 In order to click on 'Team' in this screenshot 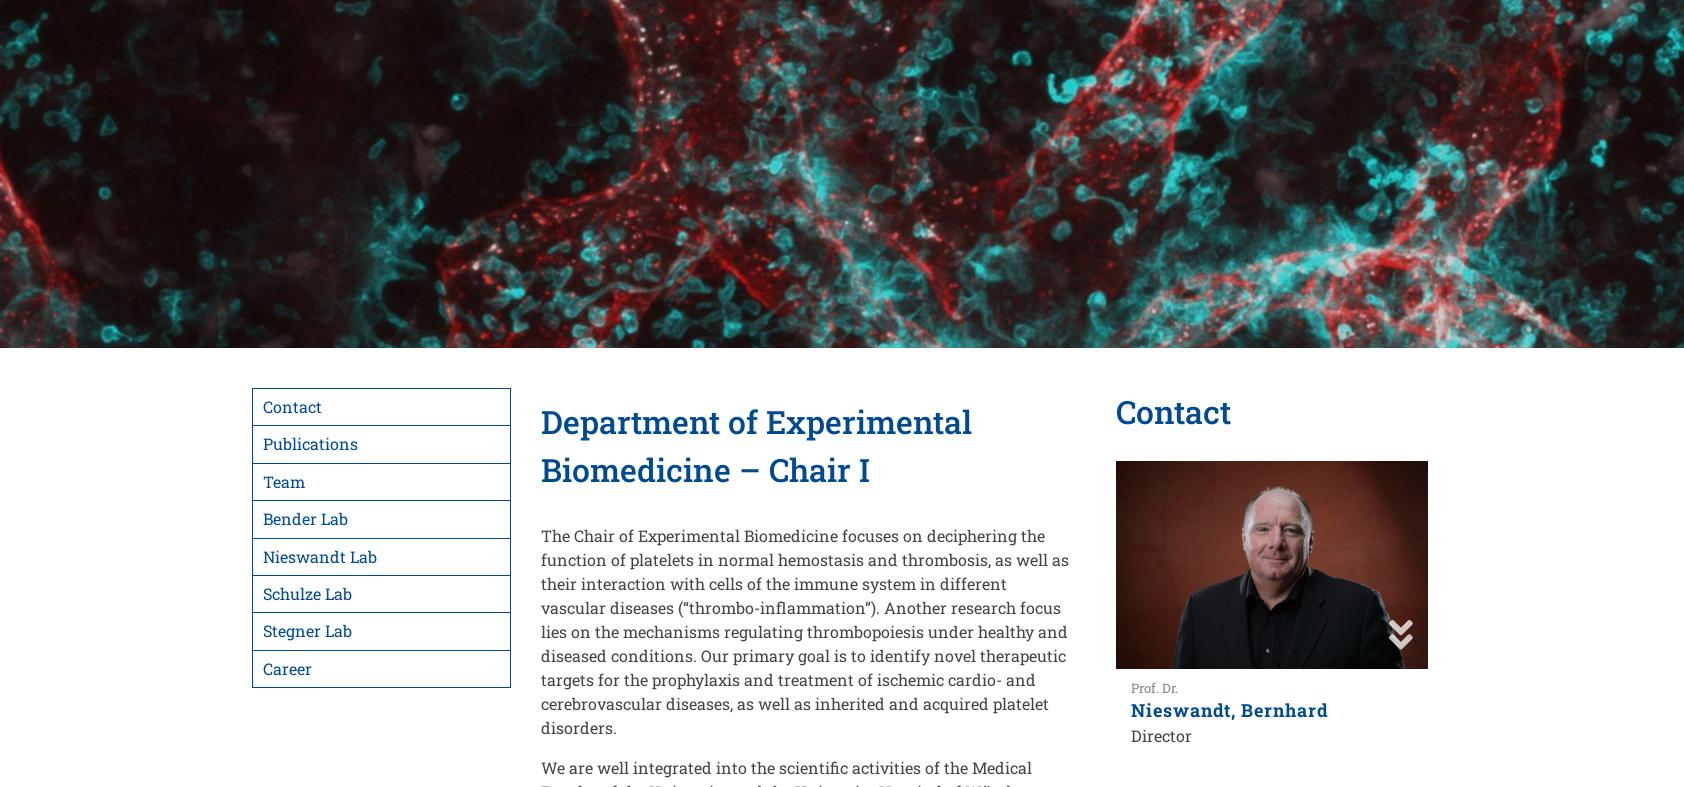, I will do `click(283, 480)`.